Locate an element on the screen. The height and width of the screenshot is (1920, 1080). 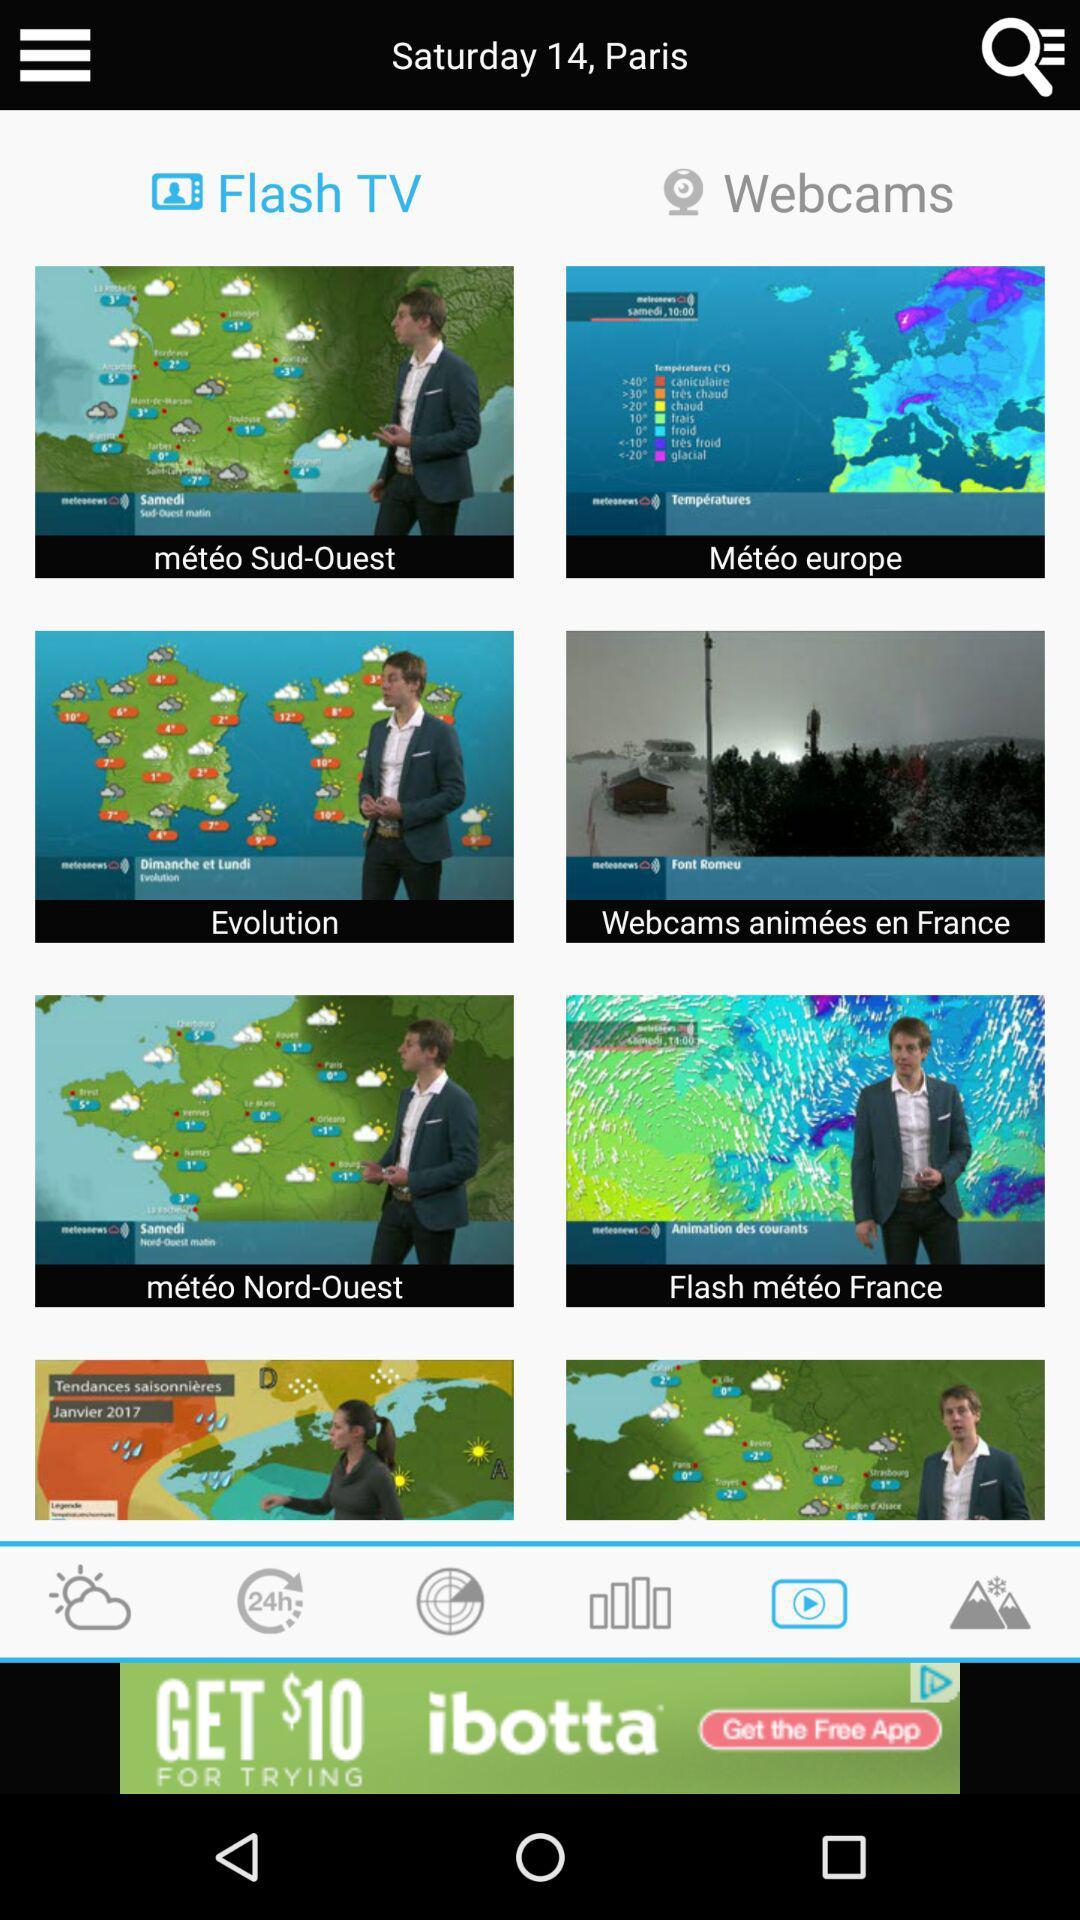
search icon is located at coordinates (1024, 55).